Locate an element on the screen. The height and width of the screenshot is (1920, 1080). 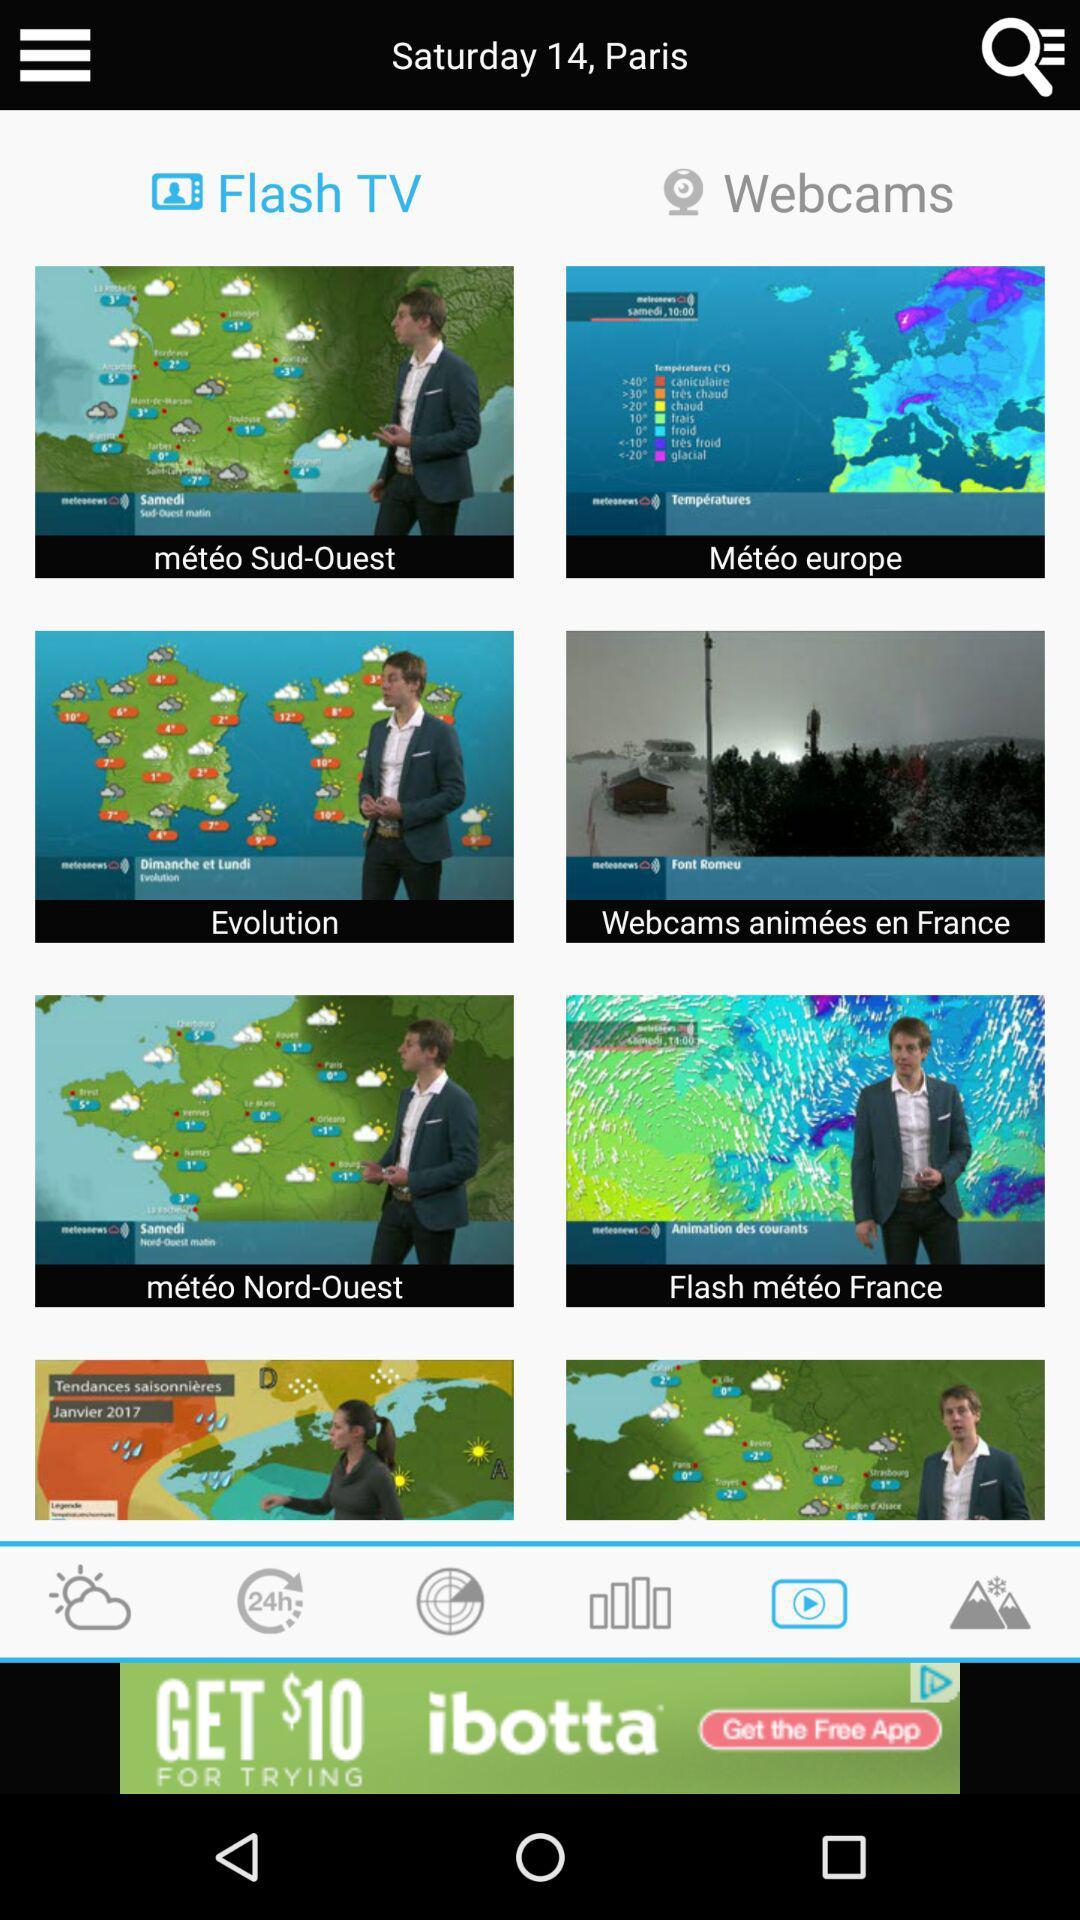
search icon is located at coordinates (1024, 55).